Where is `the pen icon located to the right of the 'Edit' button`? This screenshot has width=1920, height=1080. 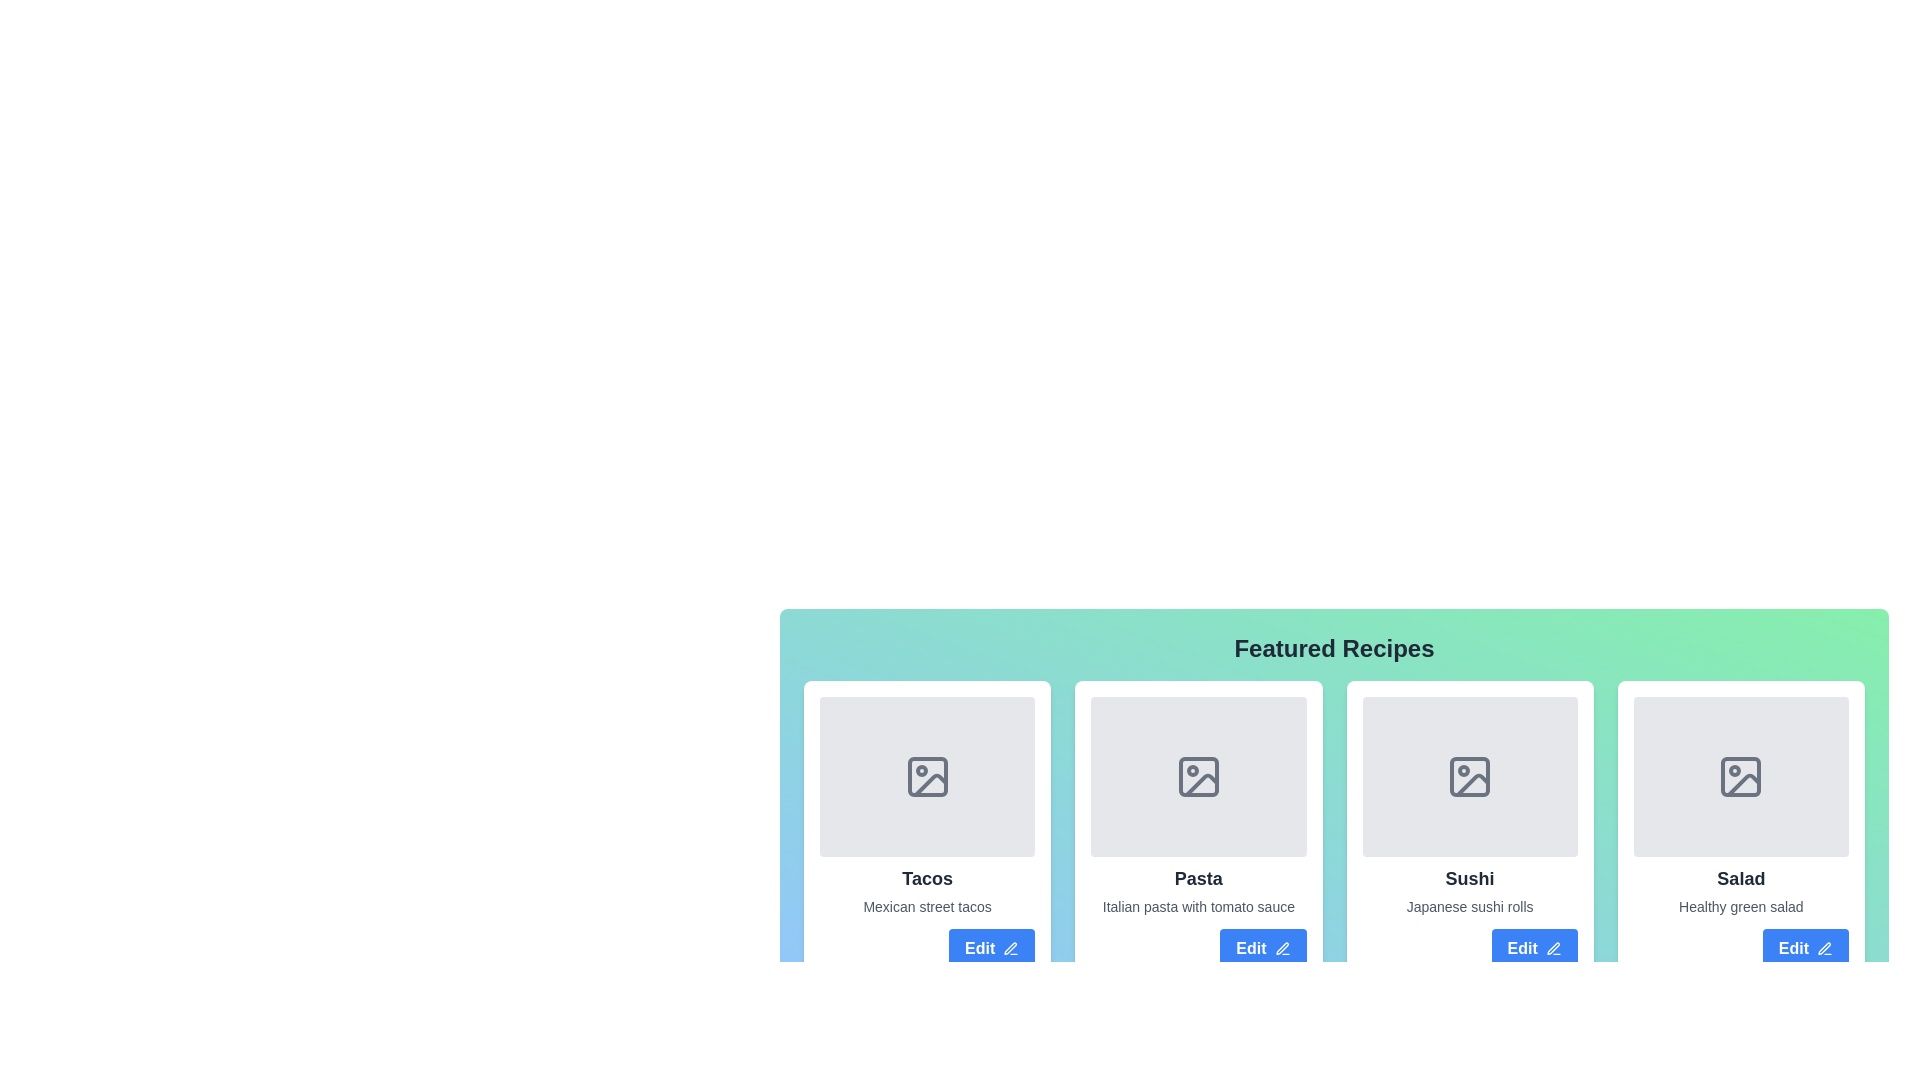
the pen icon located to the right of the 'Edit' button is located at coordinates (1552, 947).